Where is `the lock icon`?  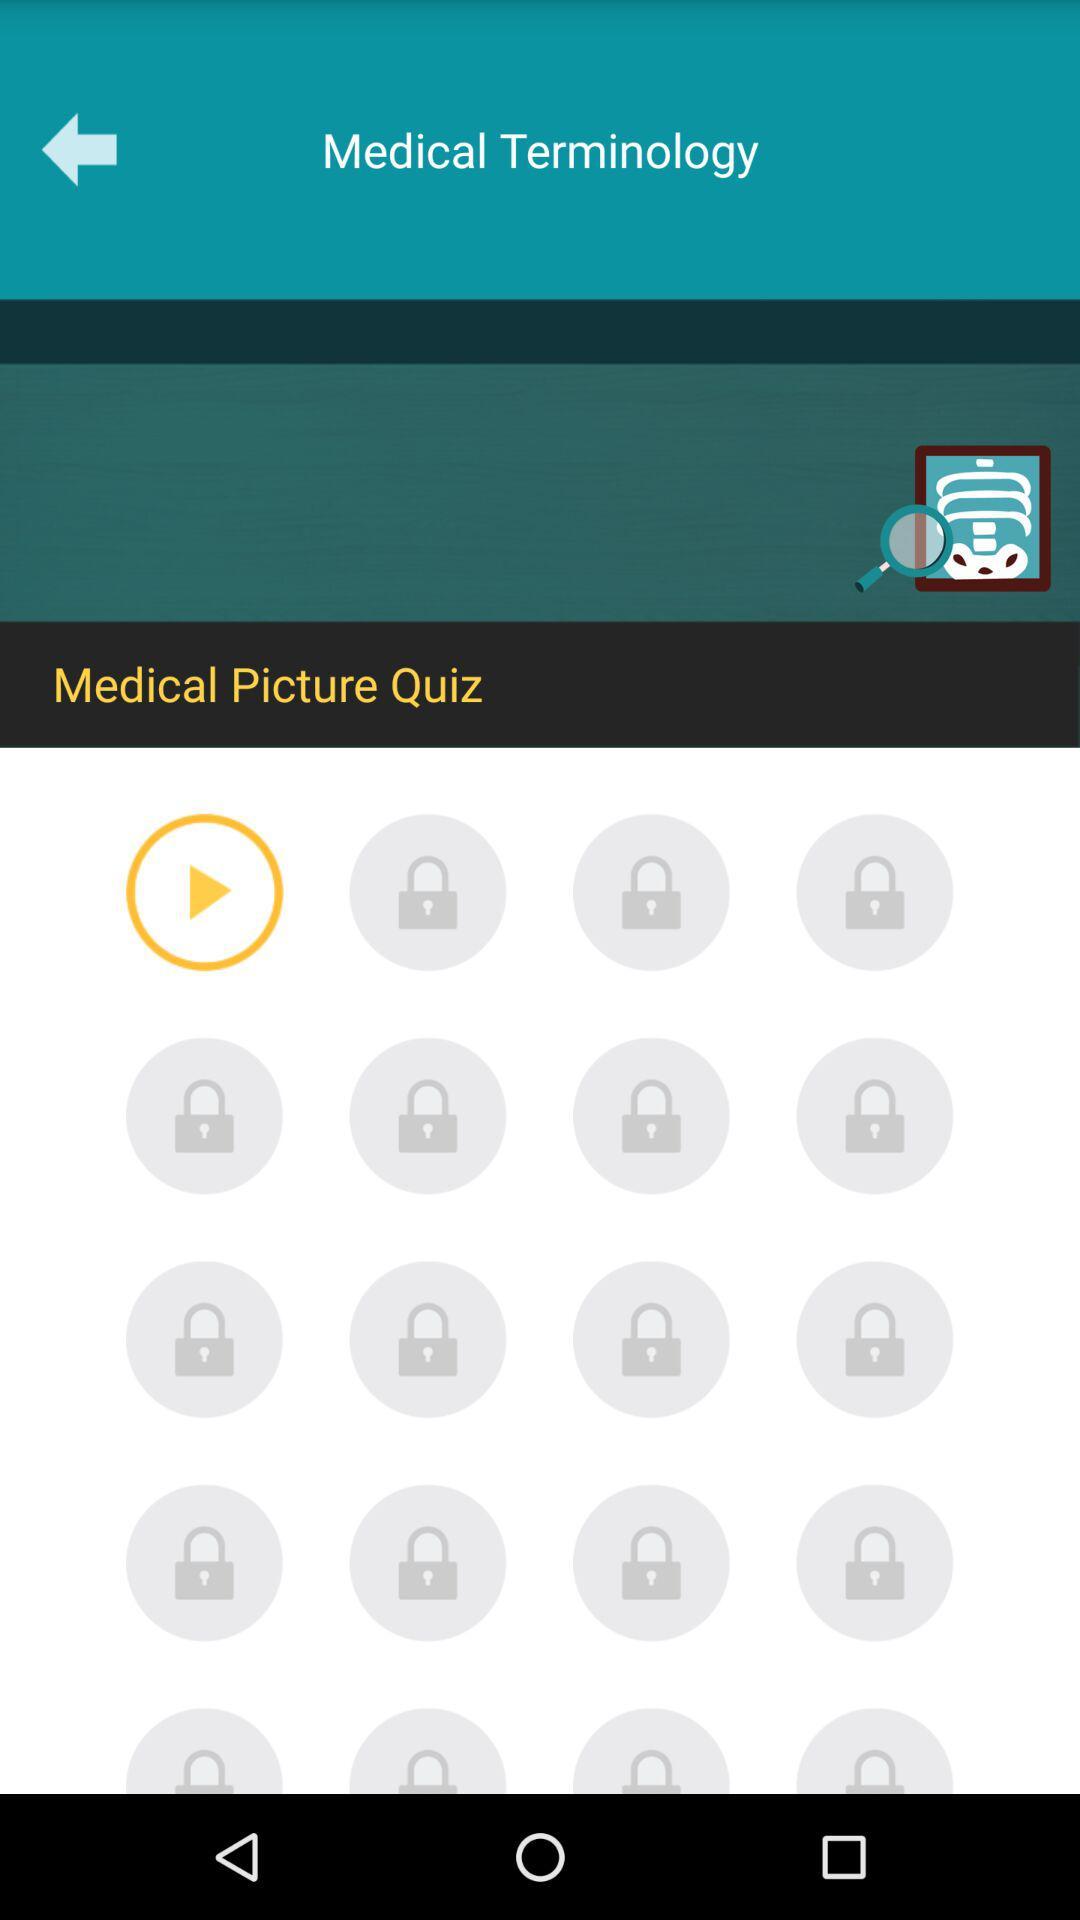
the lock icon is located at coordinates (427, 954).